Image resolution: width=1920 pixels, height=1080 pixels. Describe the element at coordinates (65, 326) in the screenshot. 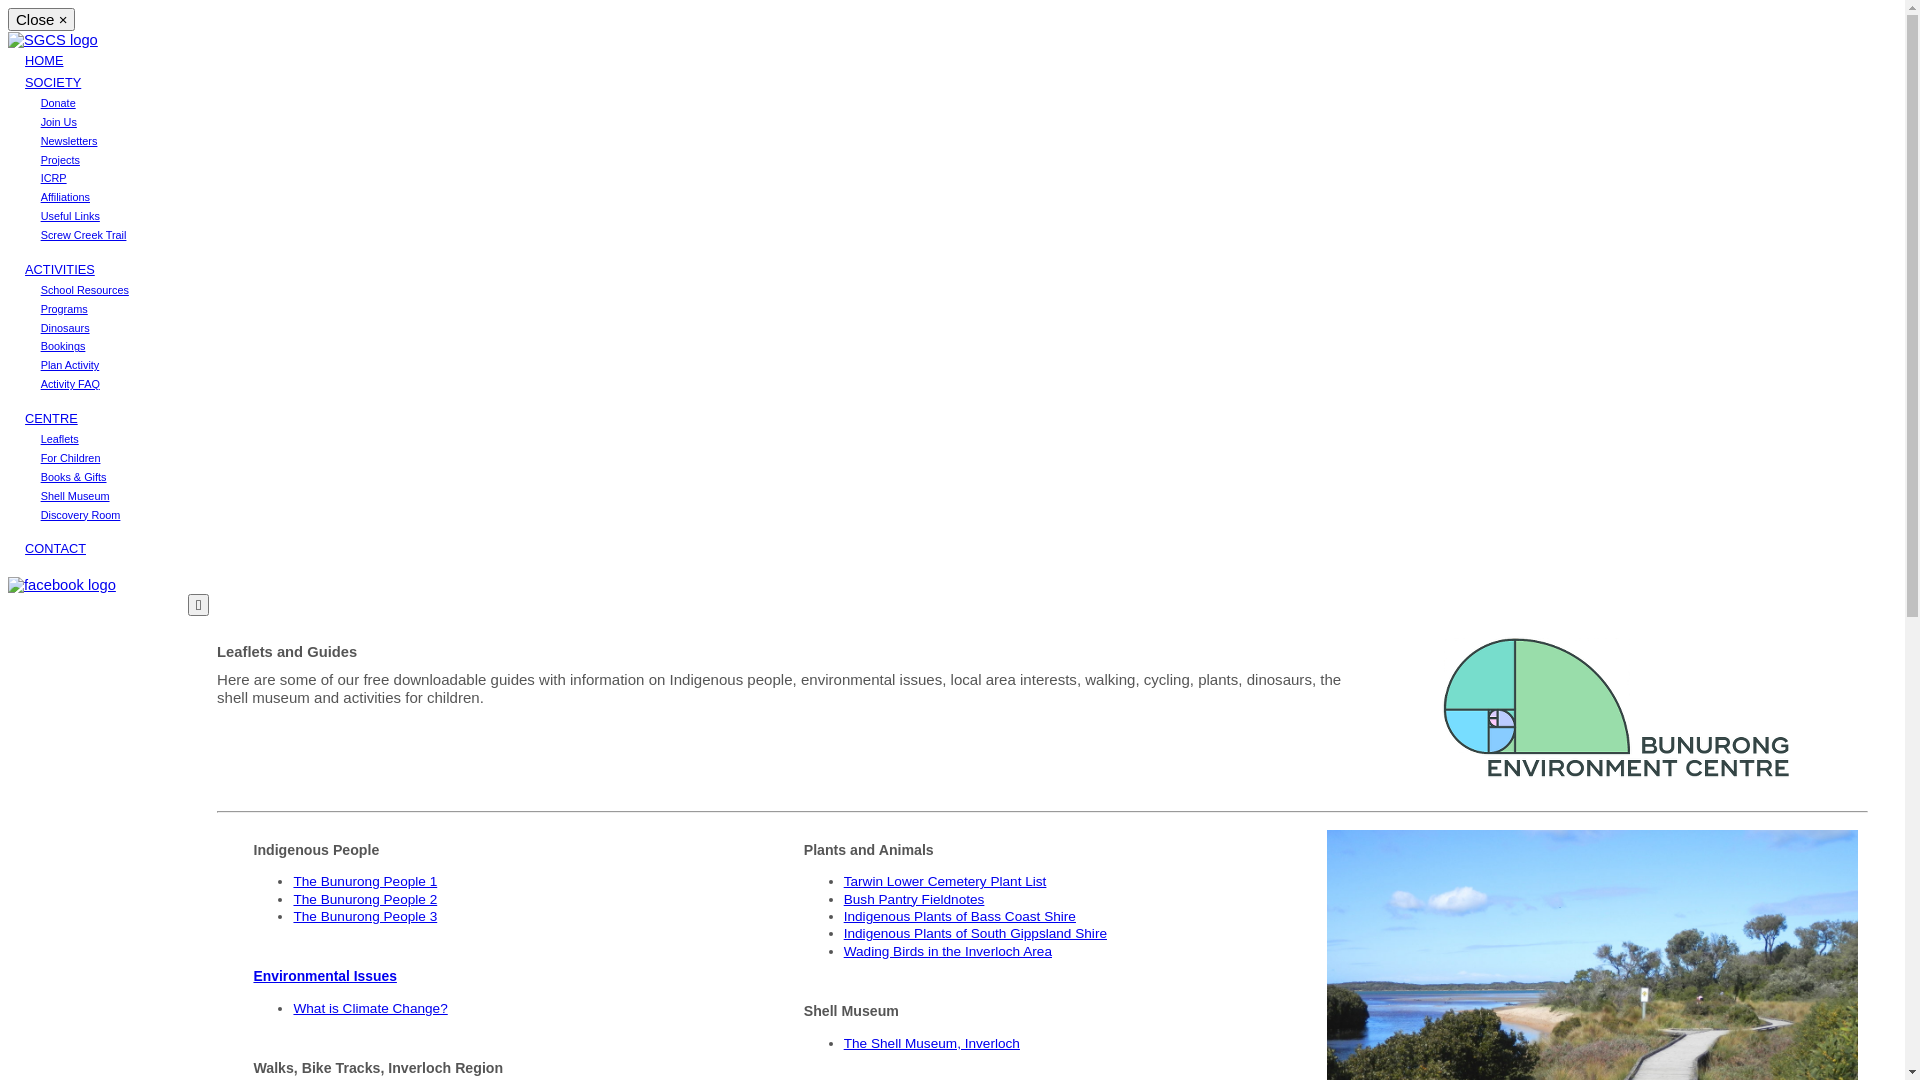

I see `'Dinosaurs'` at that location.